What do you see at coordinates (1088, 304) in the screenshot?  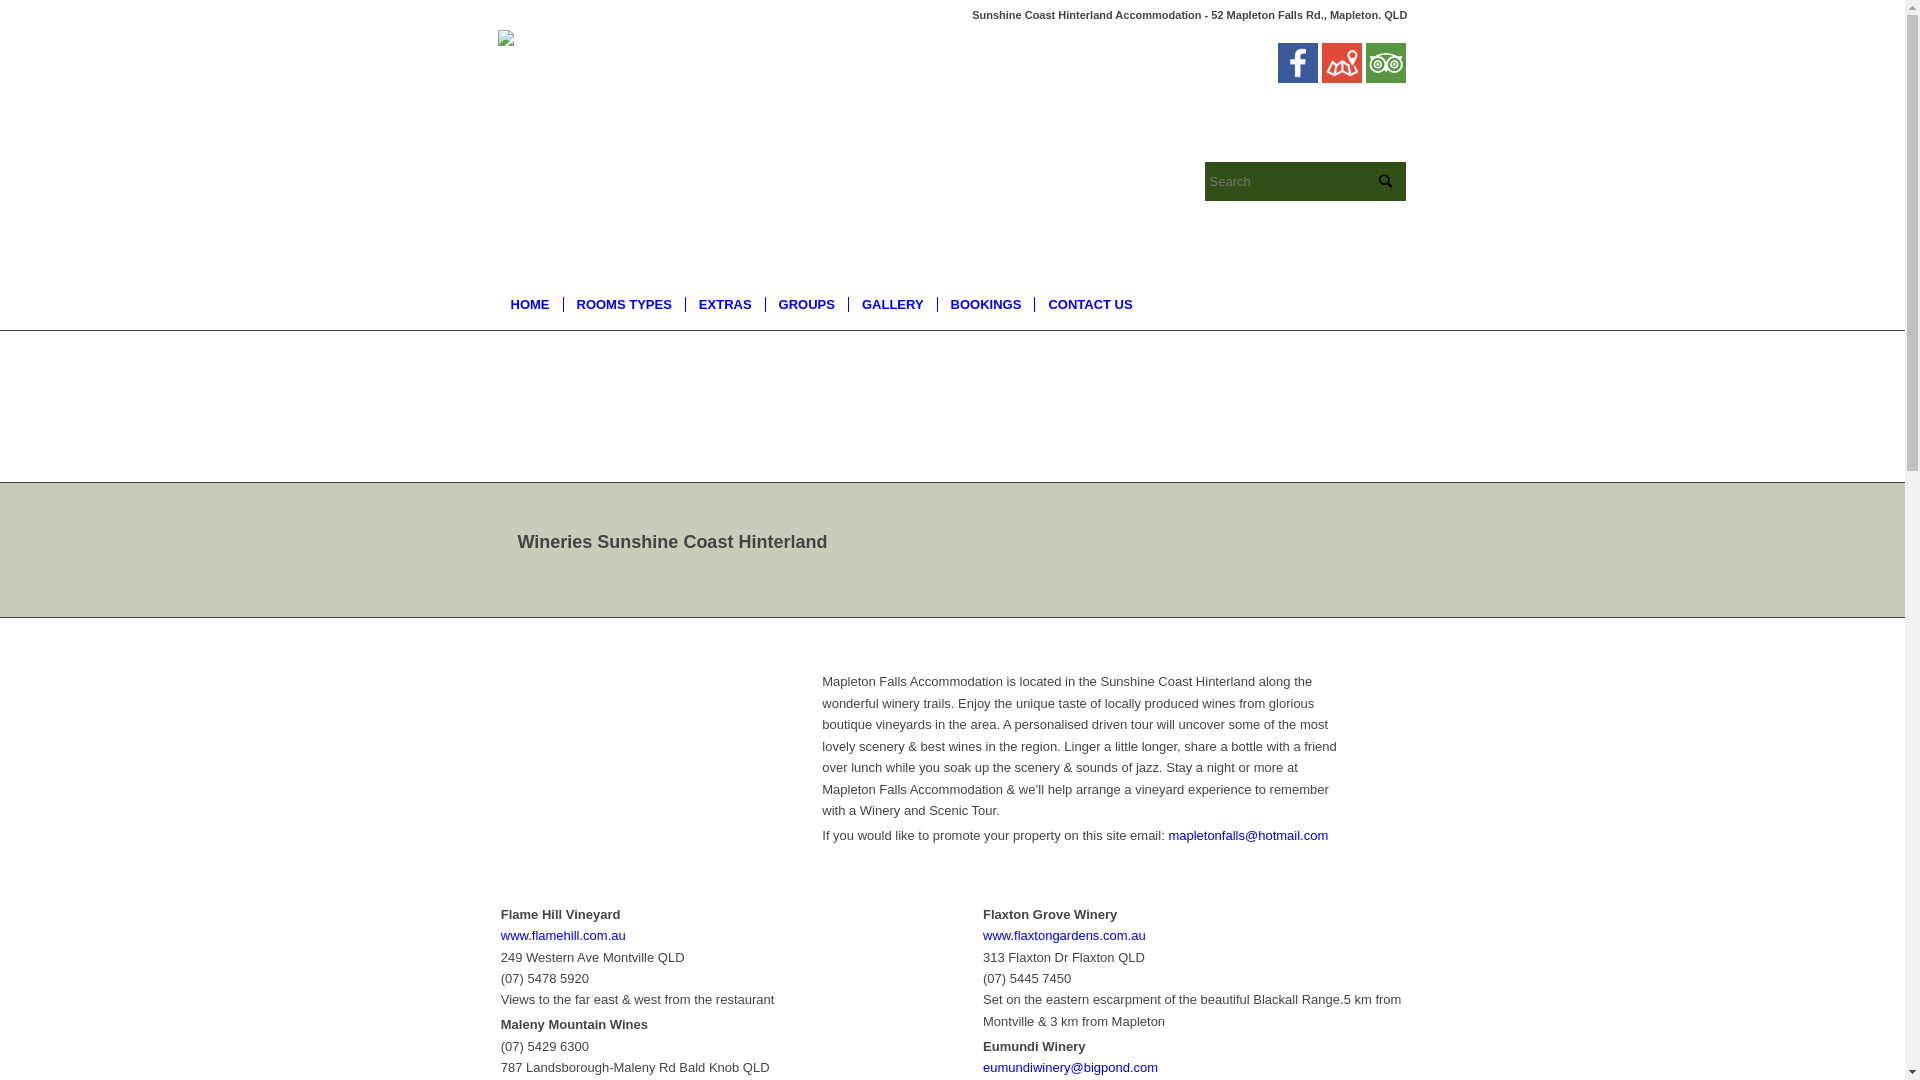 I see `'CONTACT US'` at bounding box center [1088, 304].